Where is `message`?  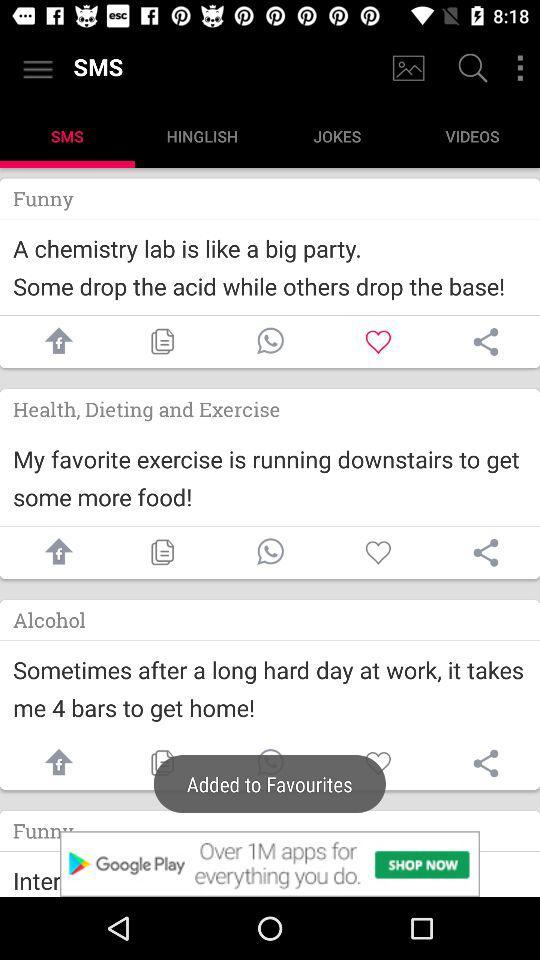 message is located at coordinates (270, 762).